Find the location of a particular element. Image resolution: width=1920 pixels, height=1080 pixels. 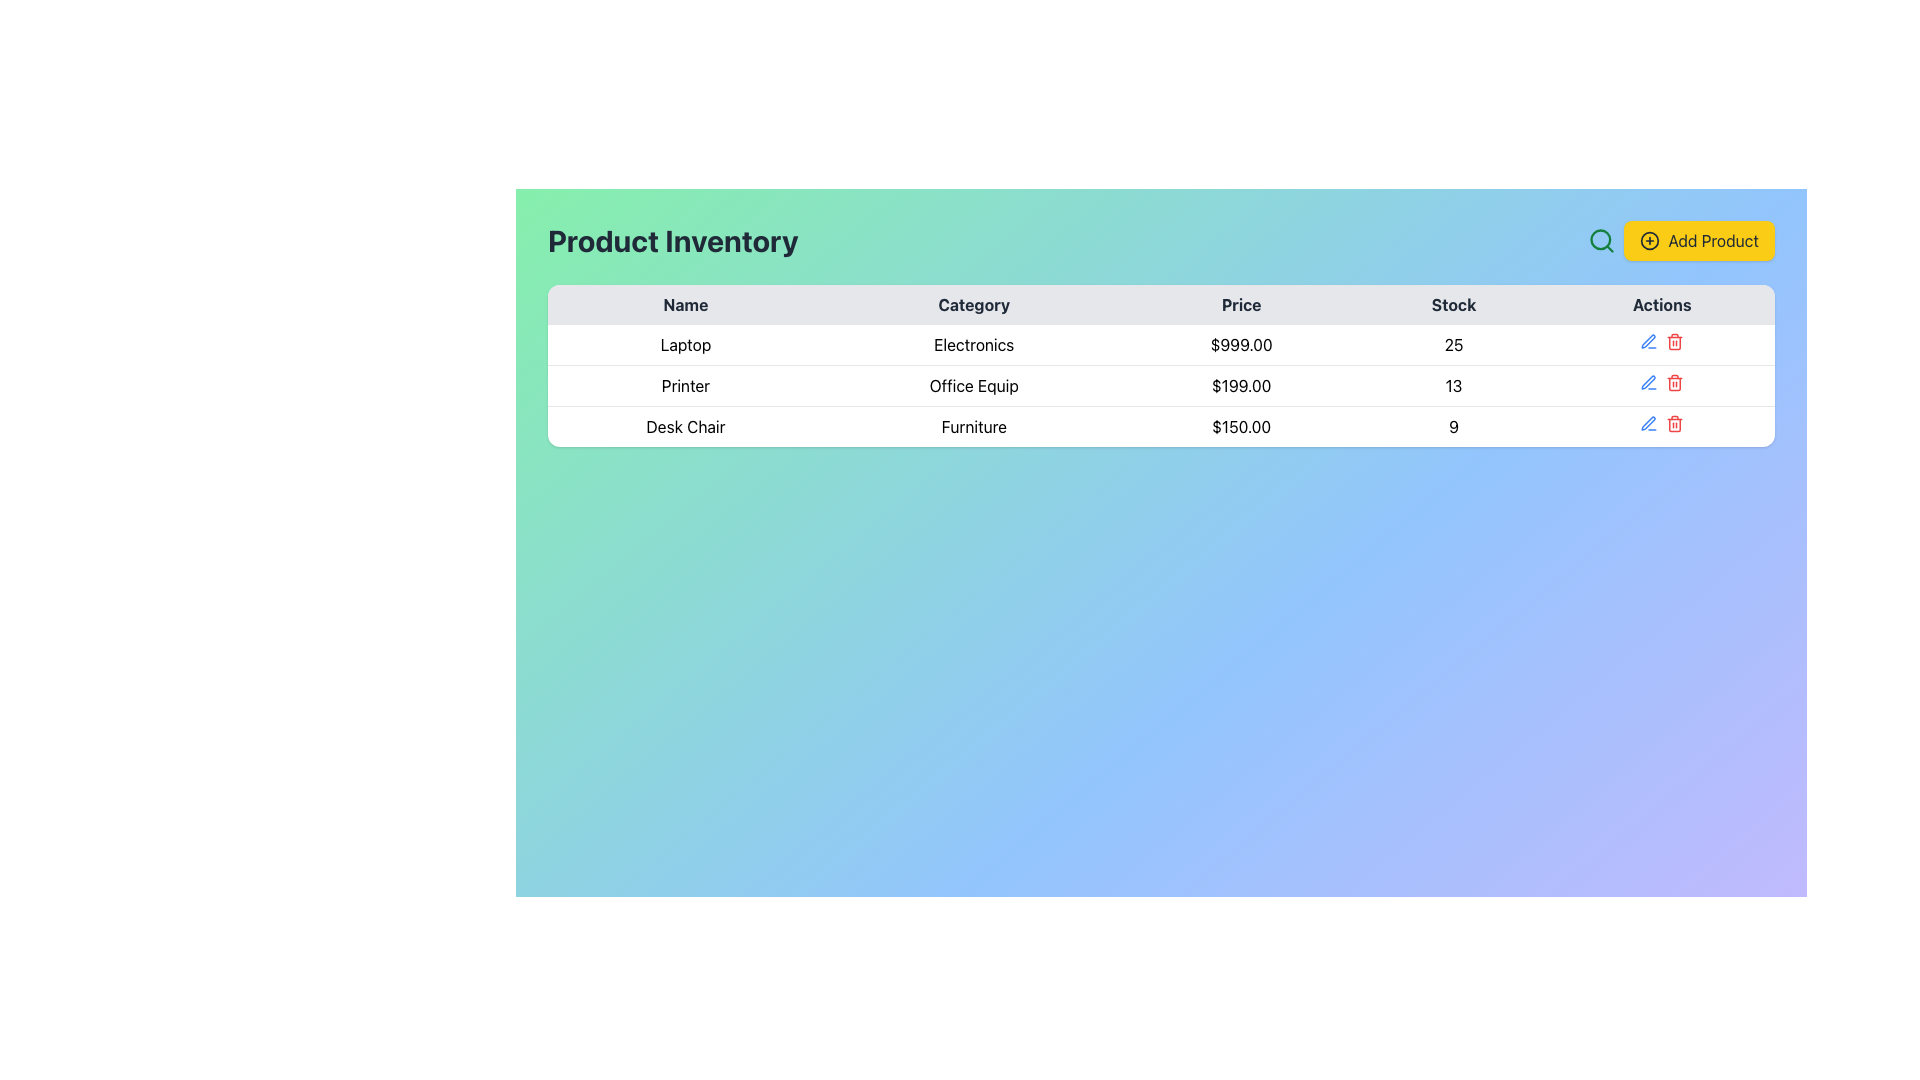

the button is located at coordinates (1680, 239).